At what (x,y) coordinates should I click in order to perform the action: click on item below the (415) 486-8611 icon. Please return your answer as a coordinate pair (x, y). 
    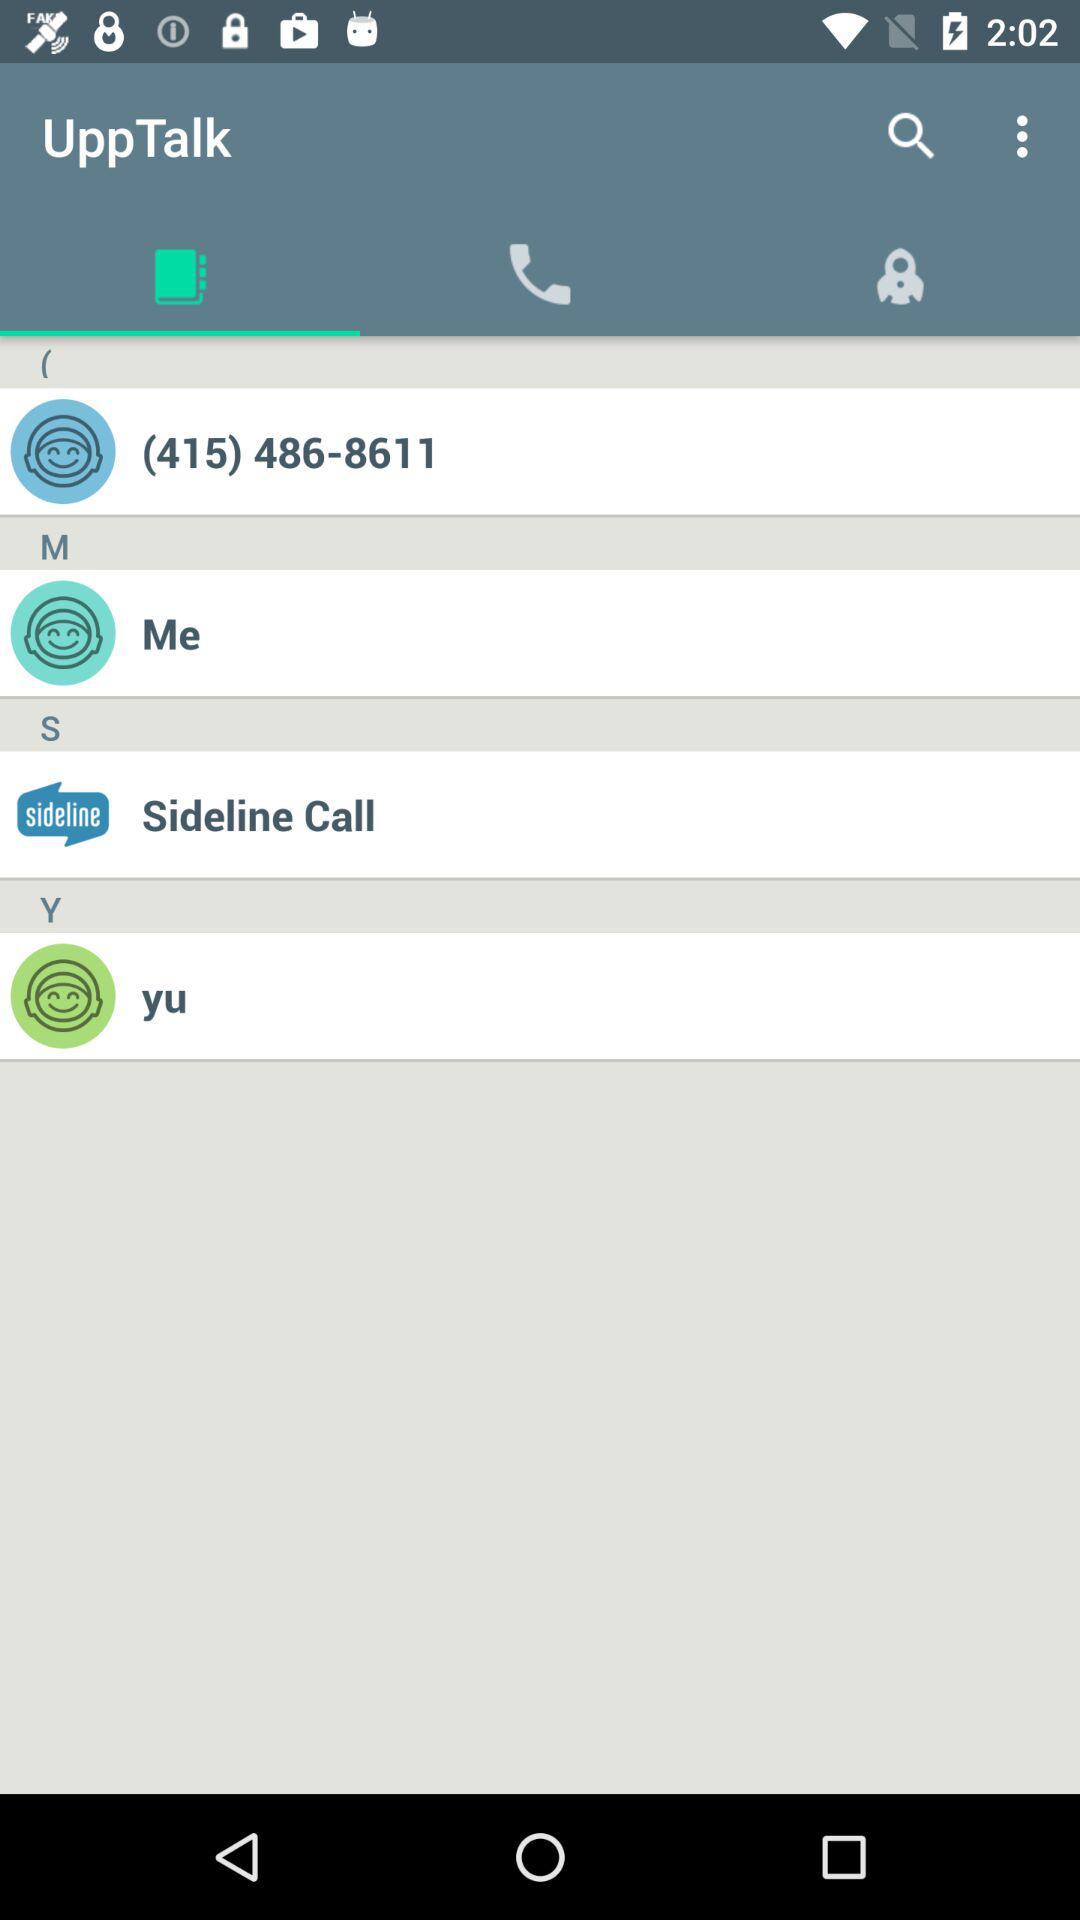
    Looking at the image, I should click on (609, 632).